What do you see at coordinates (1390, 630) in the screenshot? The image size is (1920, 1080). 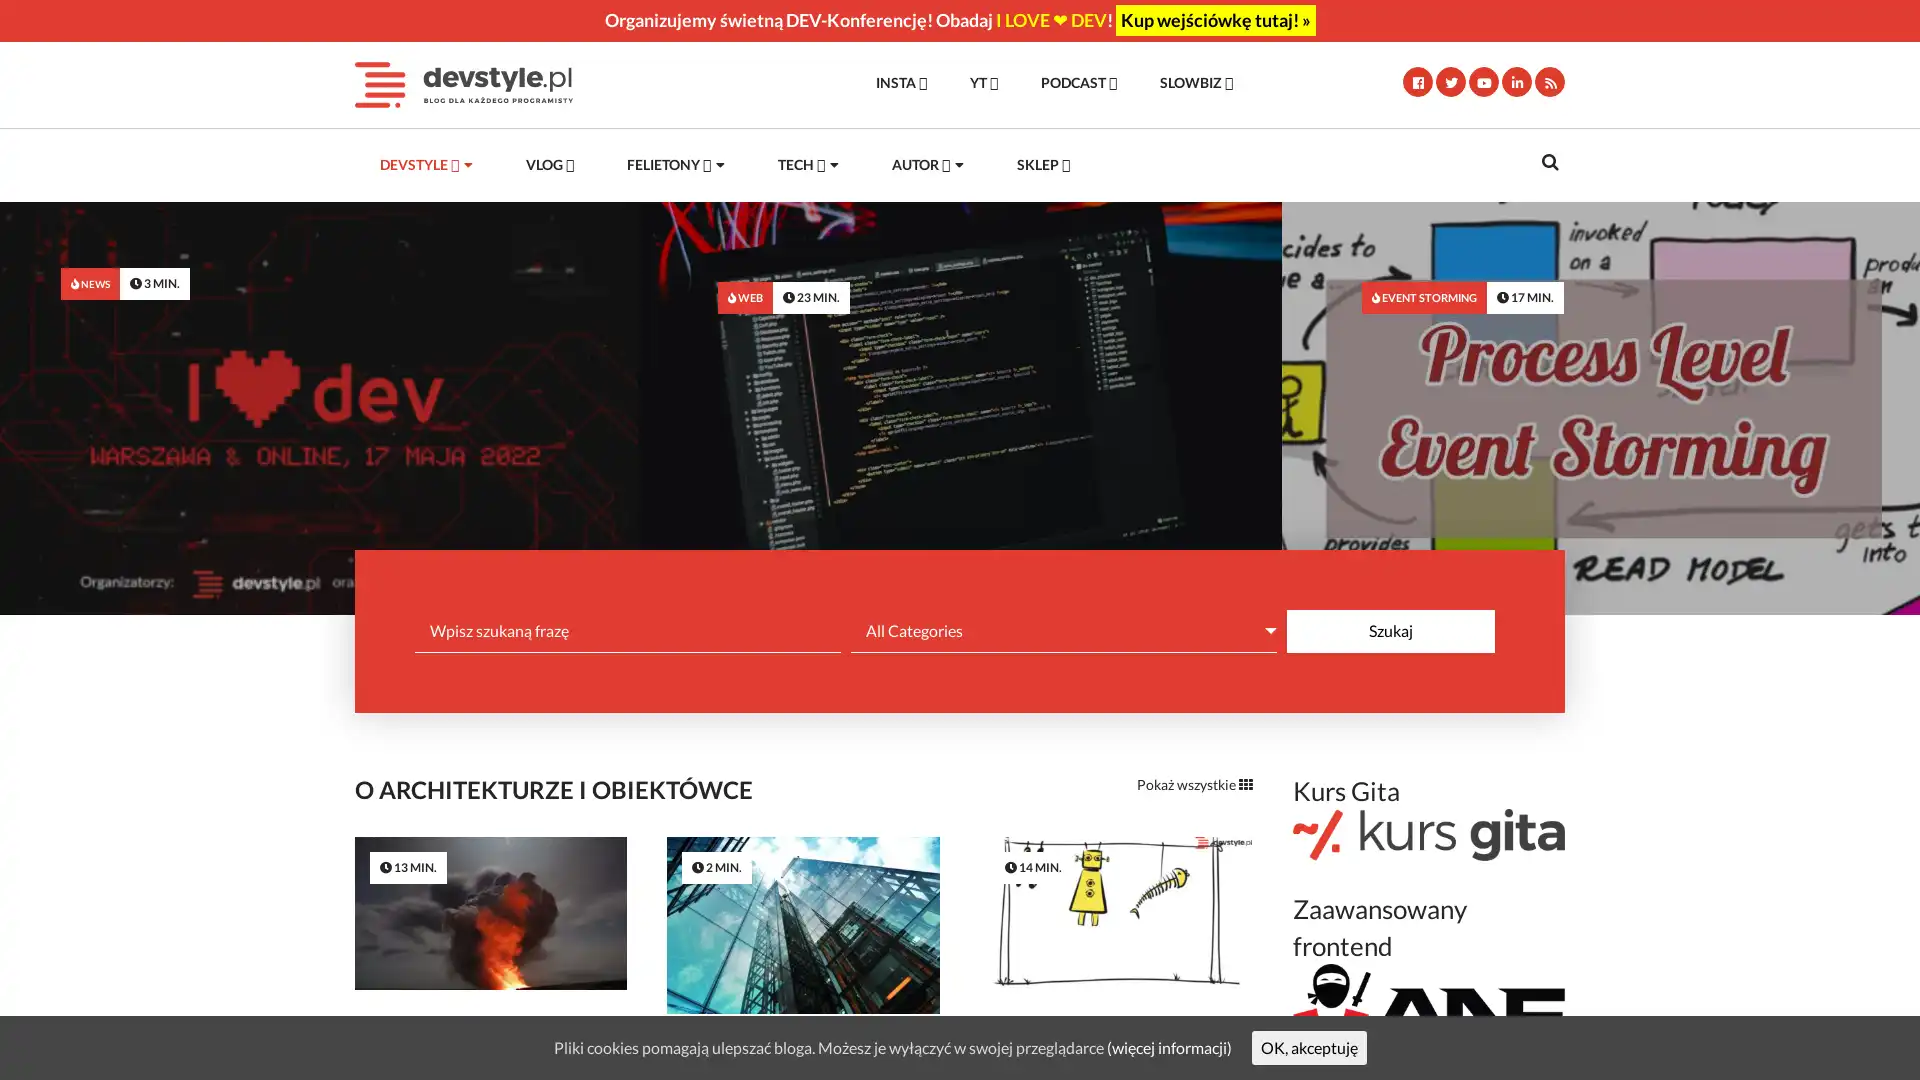 I see `Szukaj` at bounding box center [1390, 630].